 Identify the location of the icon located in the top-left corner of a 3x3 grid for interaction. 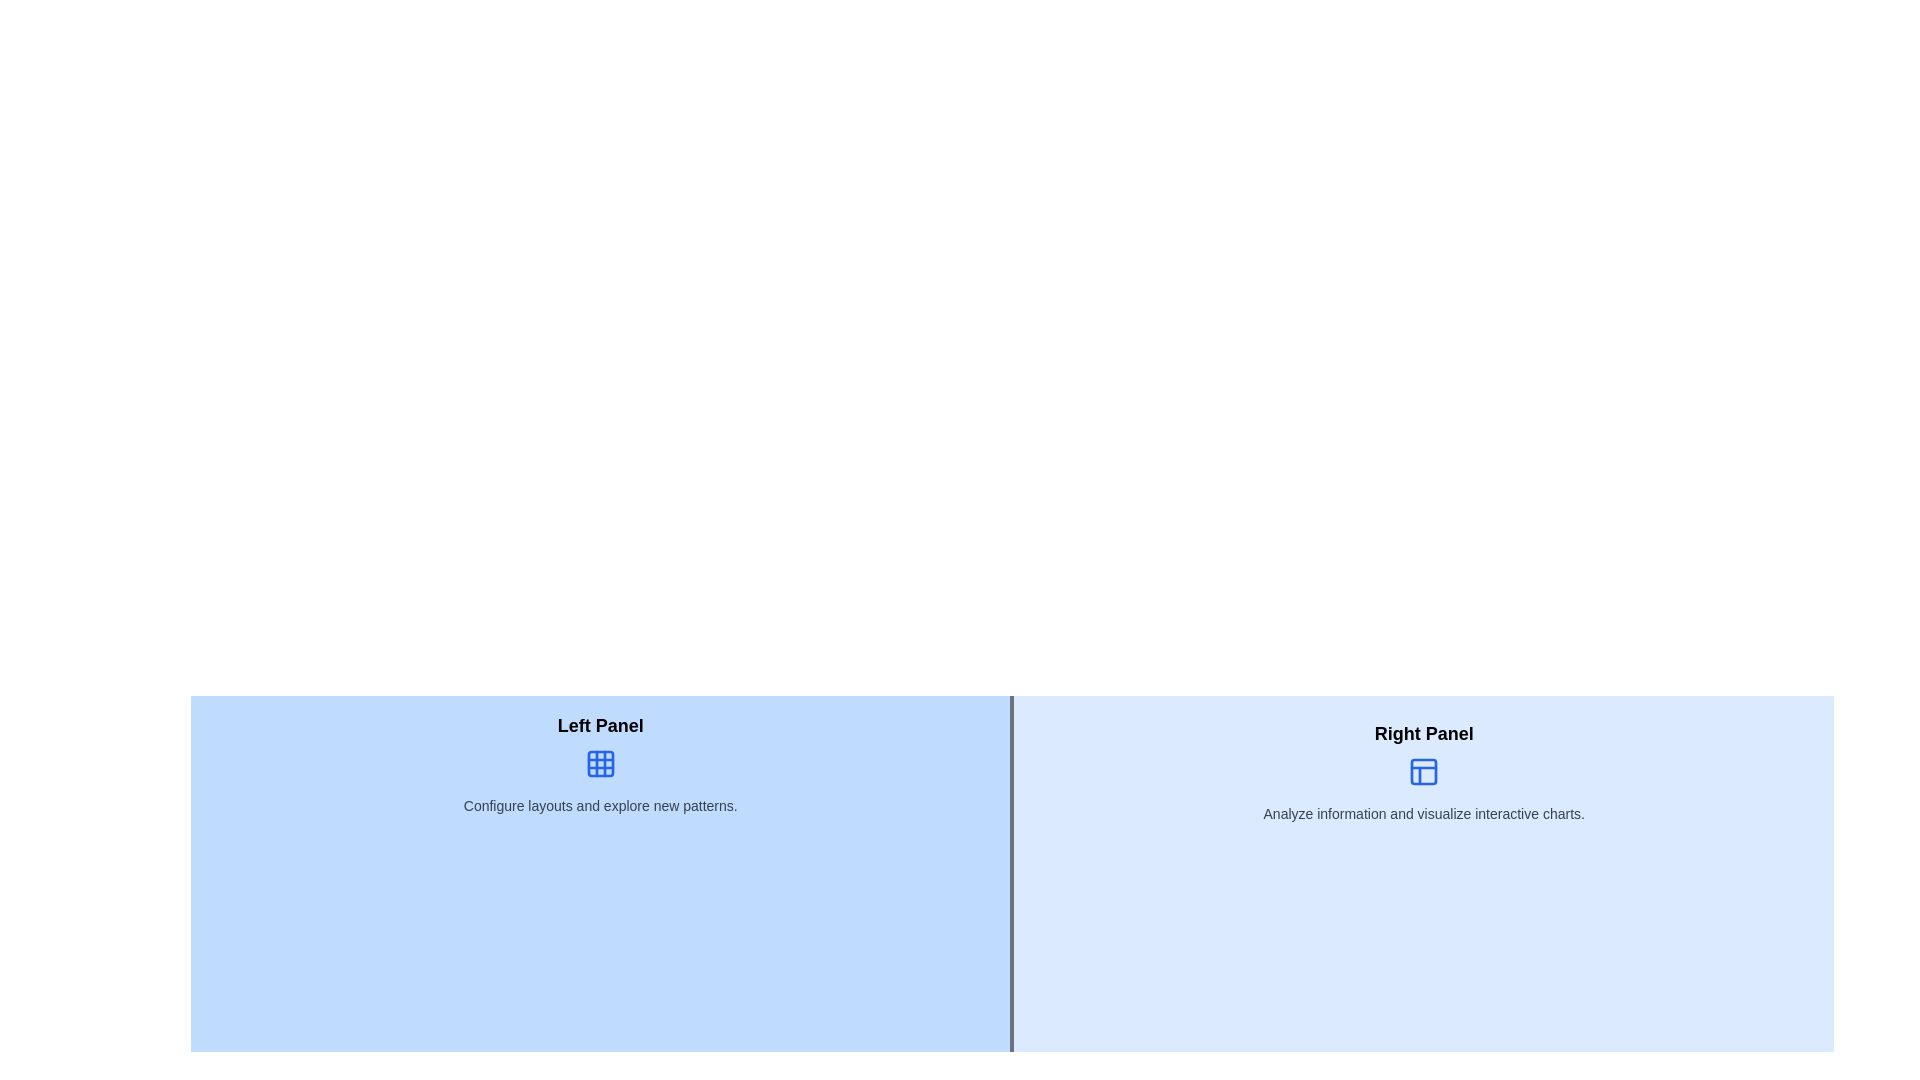
(599, 763).